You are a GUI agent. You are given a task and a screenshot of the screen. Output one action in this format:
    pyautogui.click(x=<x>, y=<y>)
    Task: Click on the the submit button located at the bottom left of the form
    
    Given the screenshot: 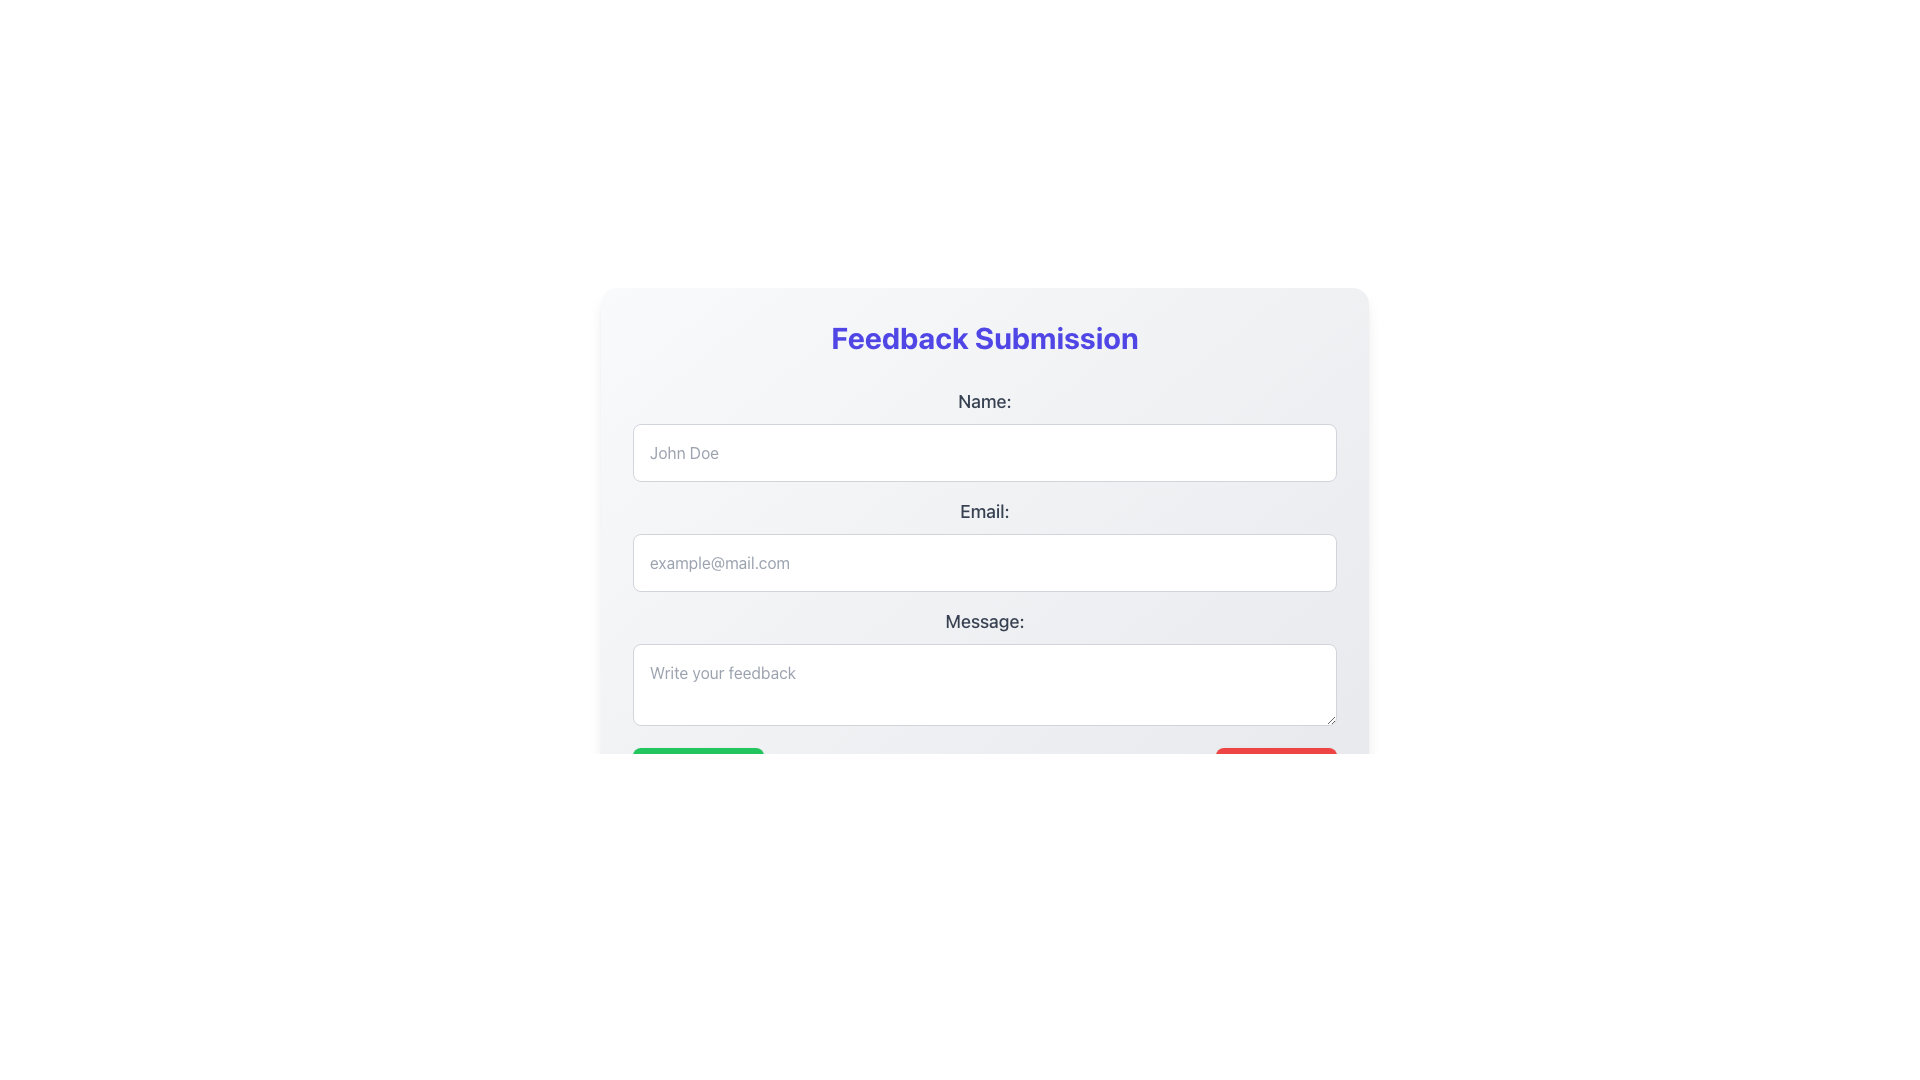 What is the action you would take?
    pyautogui.click(x=698, y=766)
    